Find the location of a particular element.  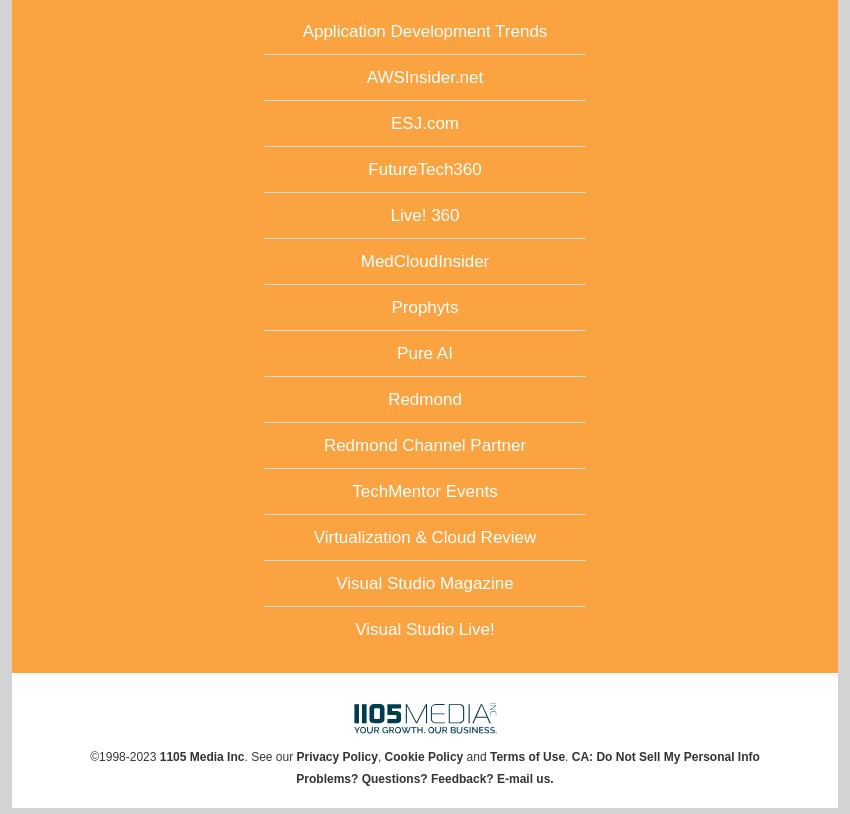

'Cookie Policy' is located at coordinates (423, 755).